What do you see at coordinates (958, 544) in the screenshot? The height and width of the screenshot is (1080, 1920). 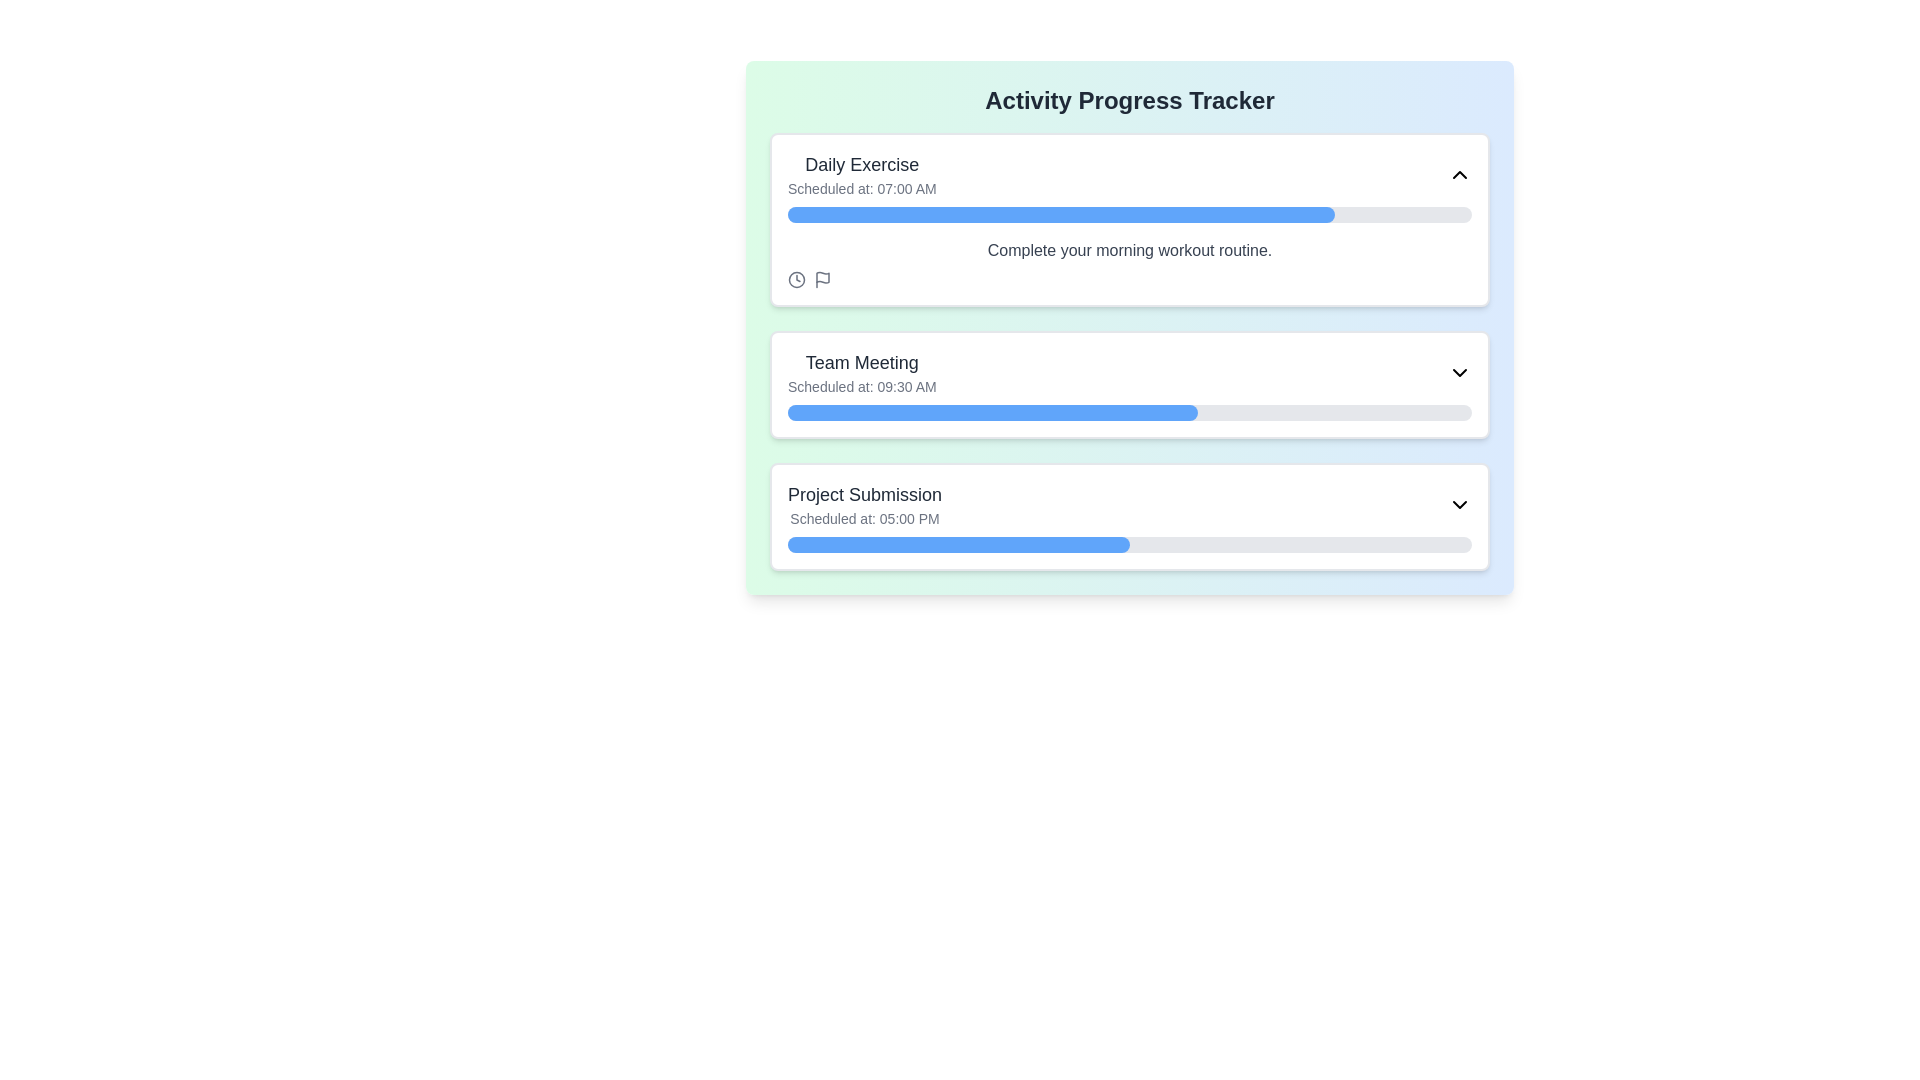 I see `the filled portion of the progress bar within the 'Project Submission' card, which is a horizontally elongated bar filled with a solid blue color` at bounding box center [958, 544].